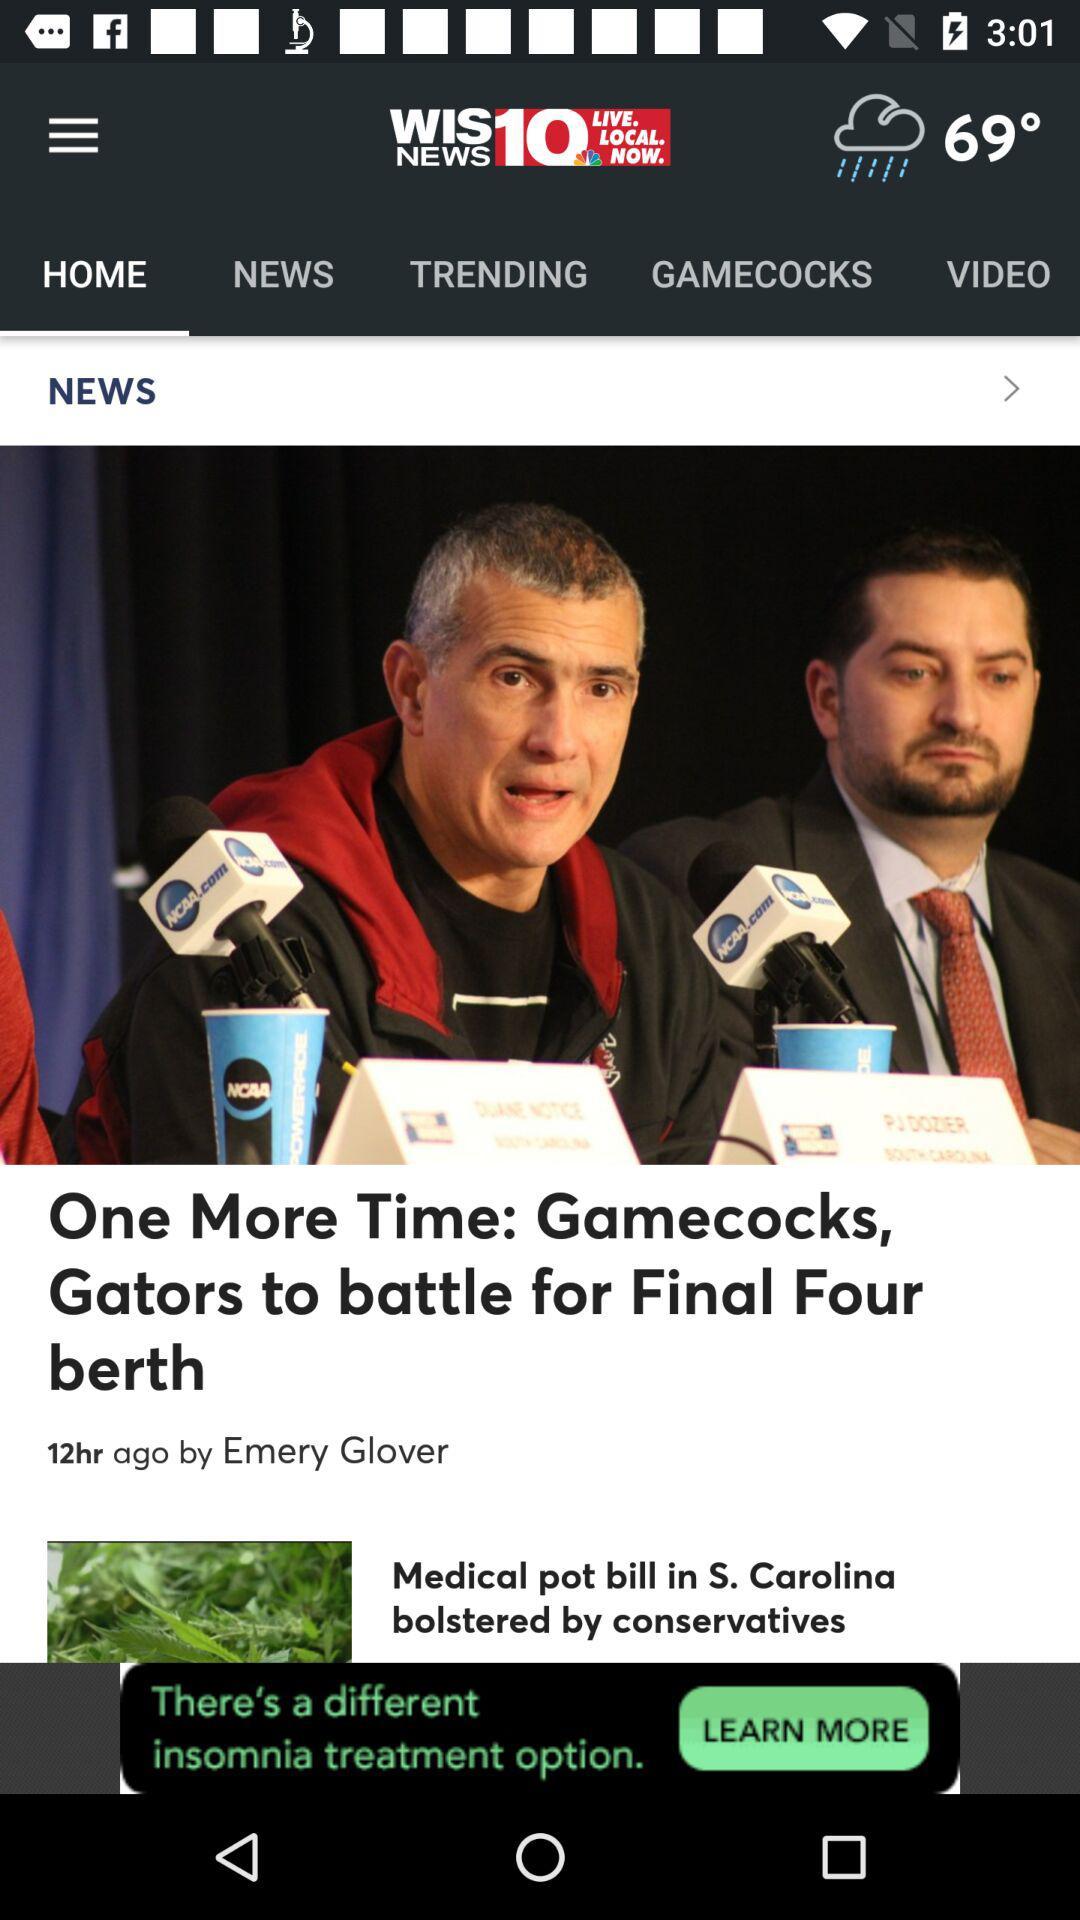 This screenshot has height=1920, width=1080. Describe the element at coordinates (992, 135) in the screenshot. I see `69 degree which is above video on the top right corner of the page` at that location.